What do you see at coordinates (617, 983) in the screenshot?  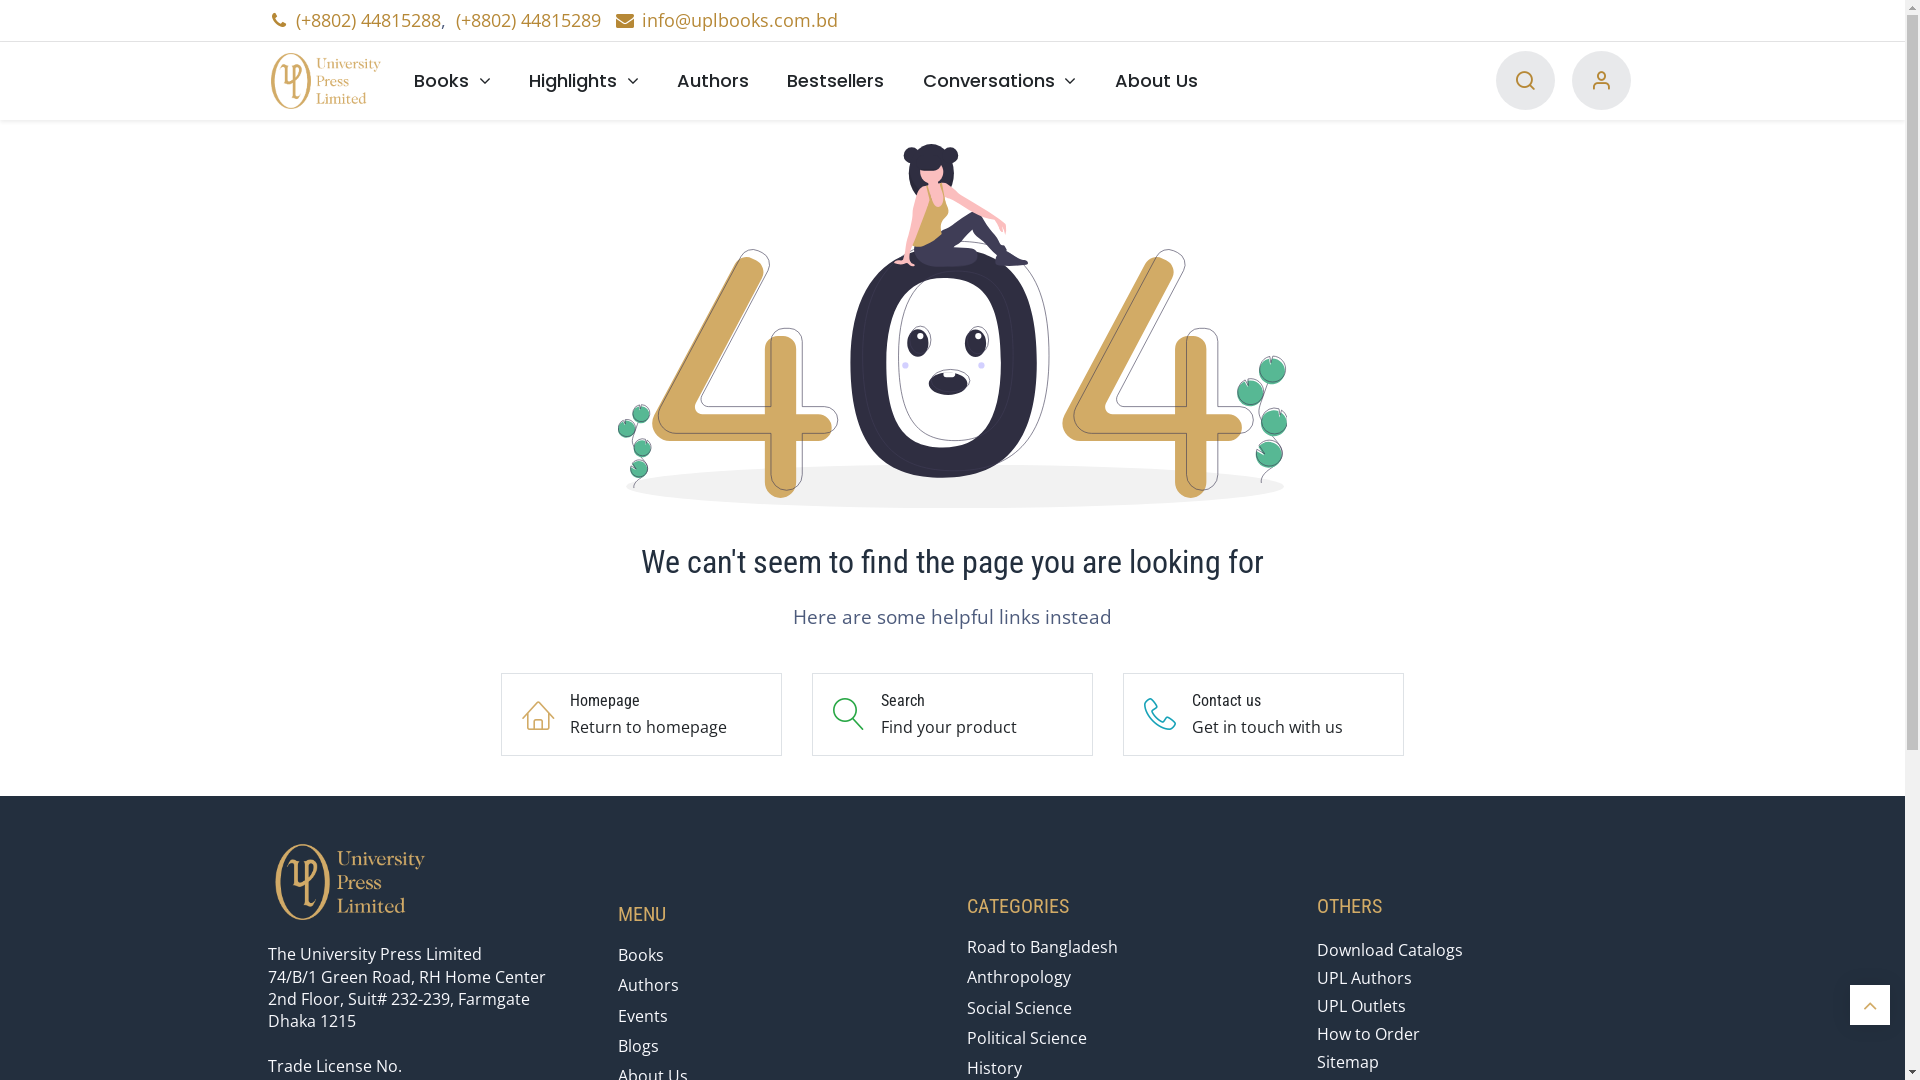 I see `'Authors'` at bounding box center [617, 983].